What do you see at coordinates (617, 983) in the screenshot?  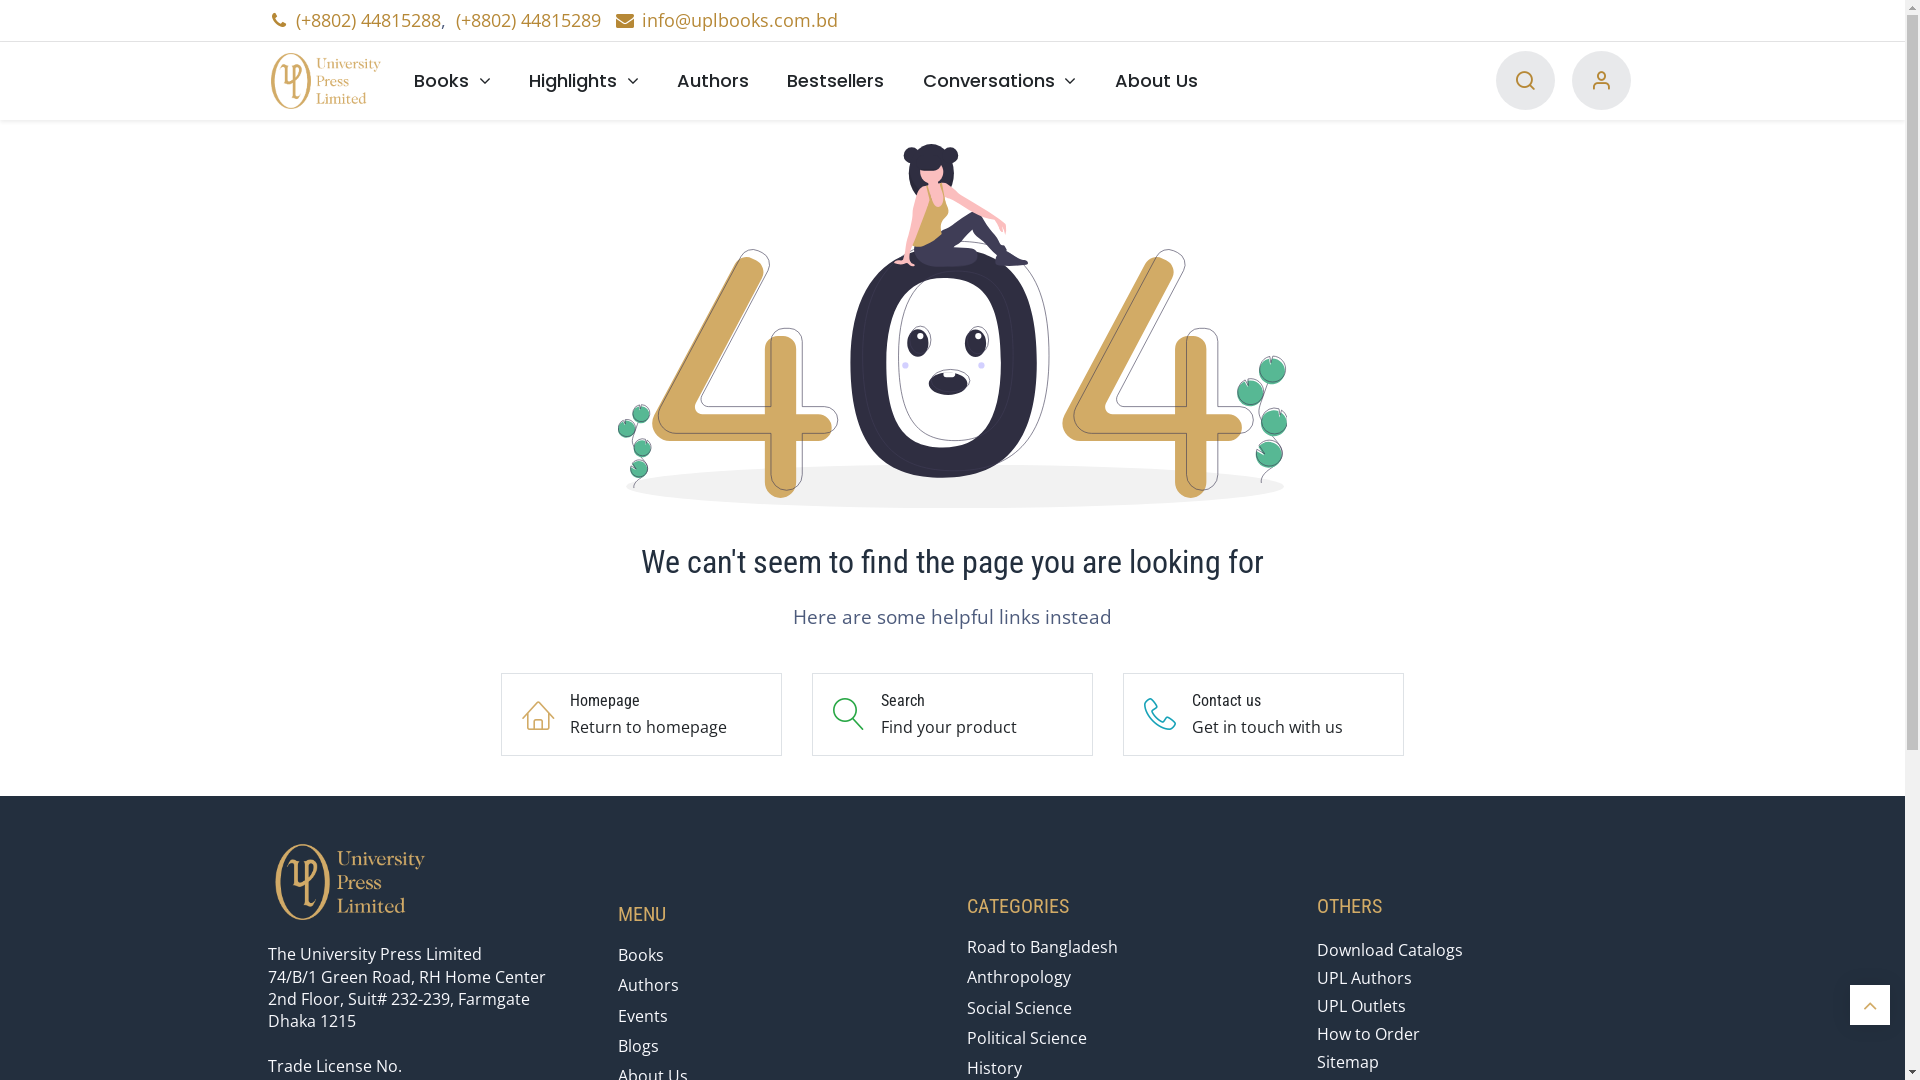 I see `'Authors'` at bounding box center [617, 983].